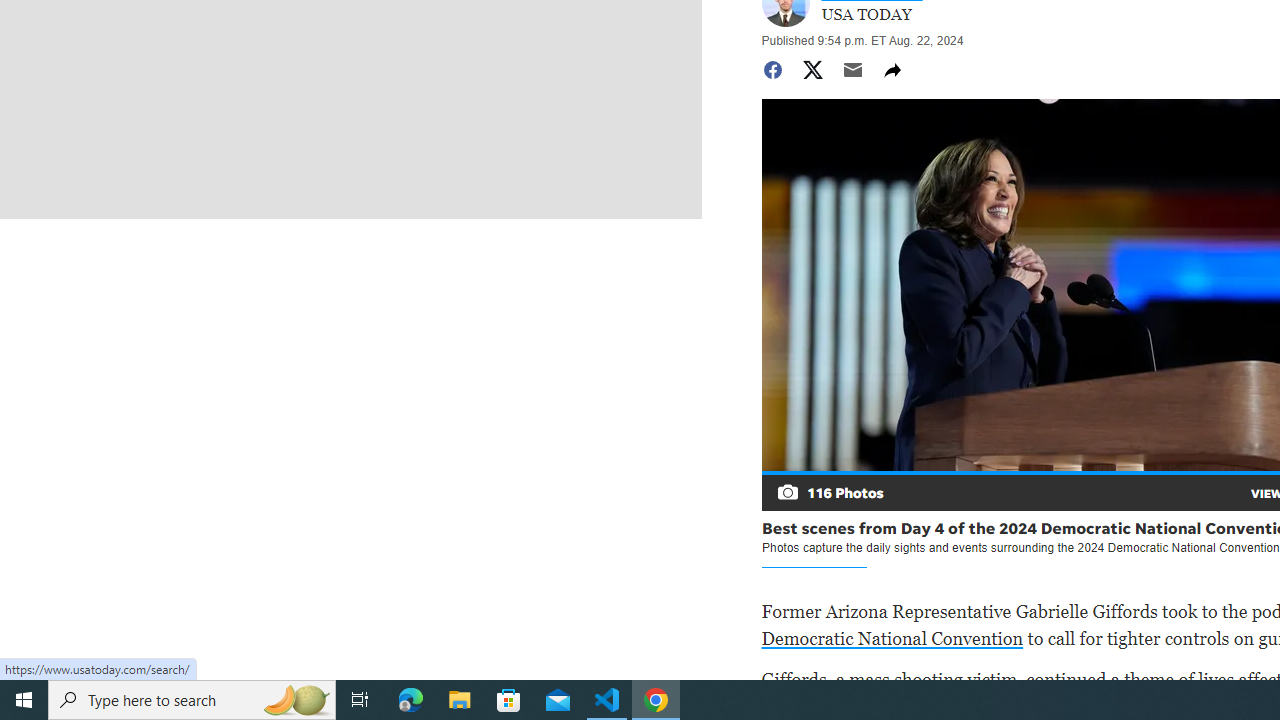 The height and width of the screenshot is (720, 1280). I want to click on 'Democratic National Convention', so click(891, 638).